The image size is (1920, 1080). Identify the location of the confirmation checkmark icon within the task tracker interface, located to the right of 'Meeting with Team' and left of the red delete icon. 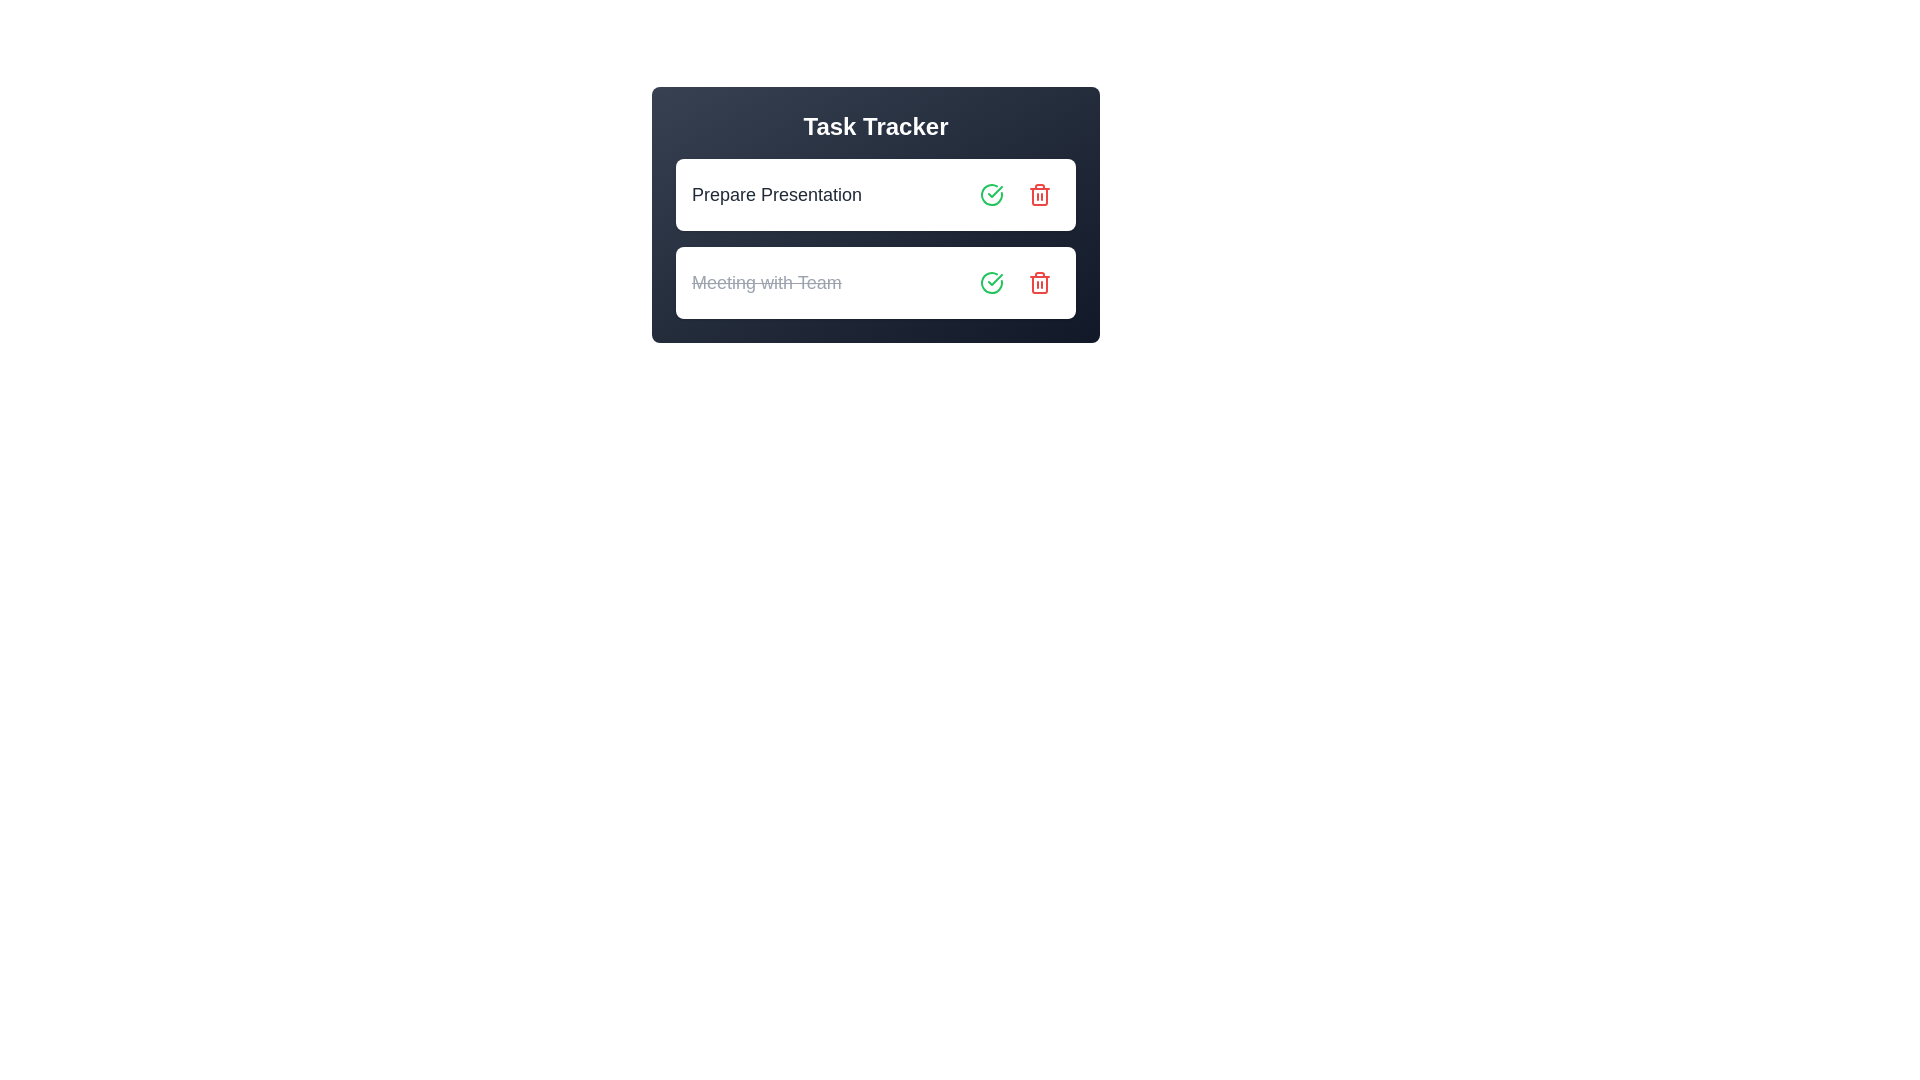
(992, 282).